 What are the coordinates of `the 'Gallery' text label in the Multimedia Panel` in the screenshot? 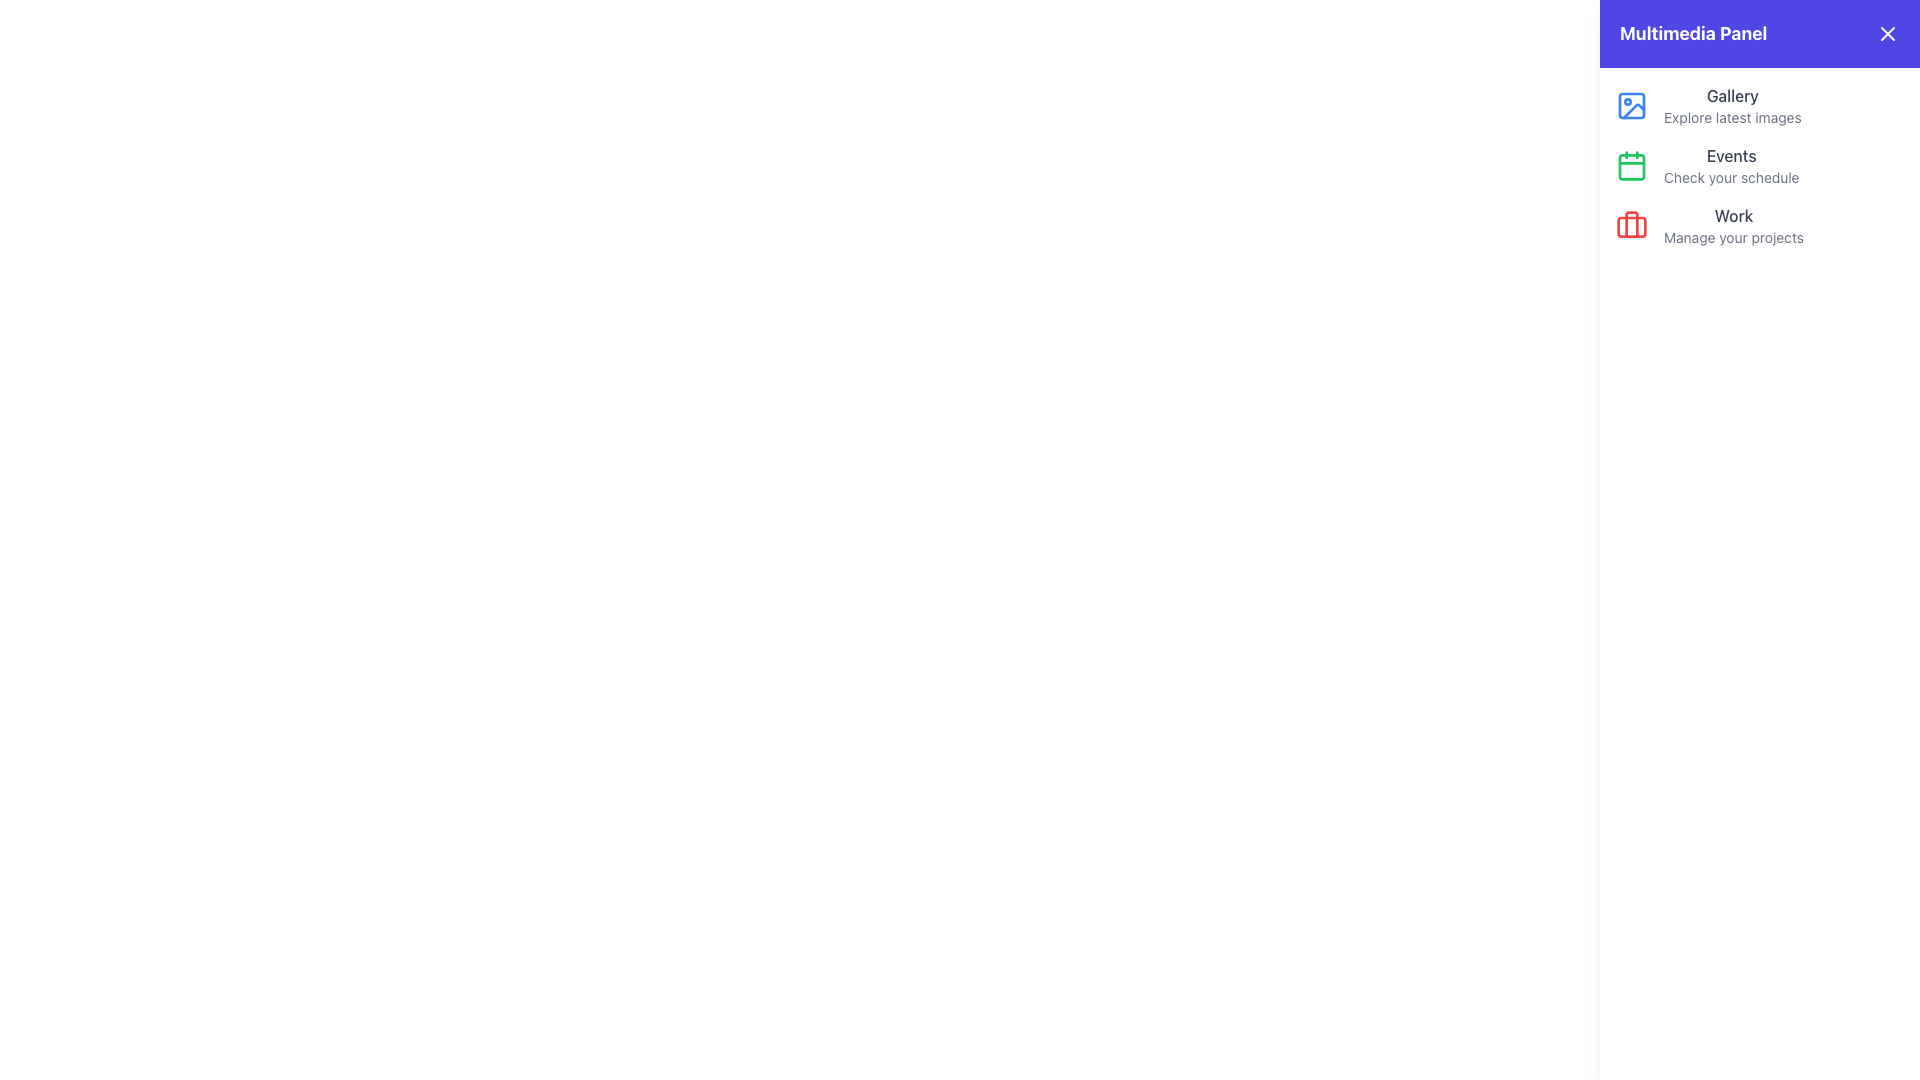 It's located at (1731, 105).